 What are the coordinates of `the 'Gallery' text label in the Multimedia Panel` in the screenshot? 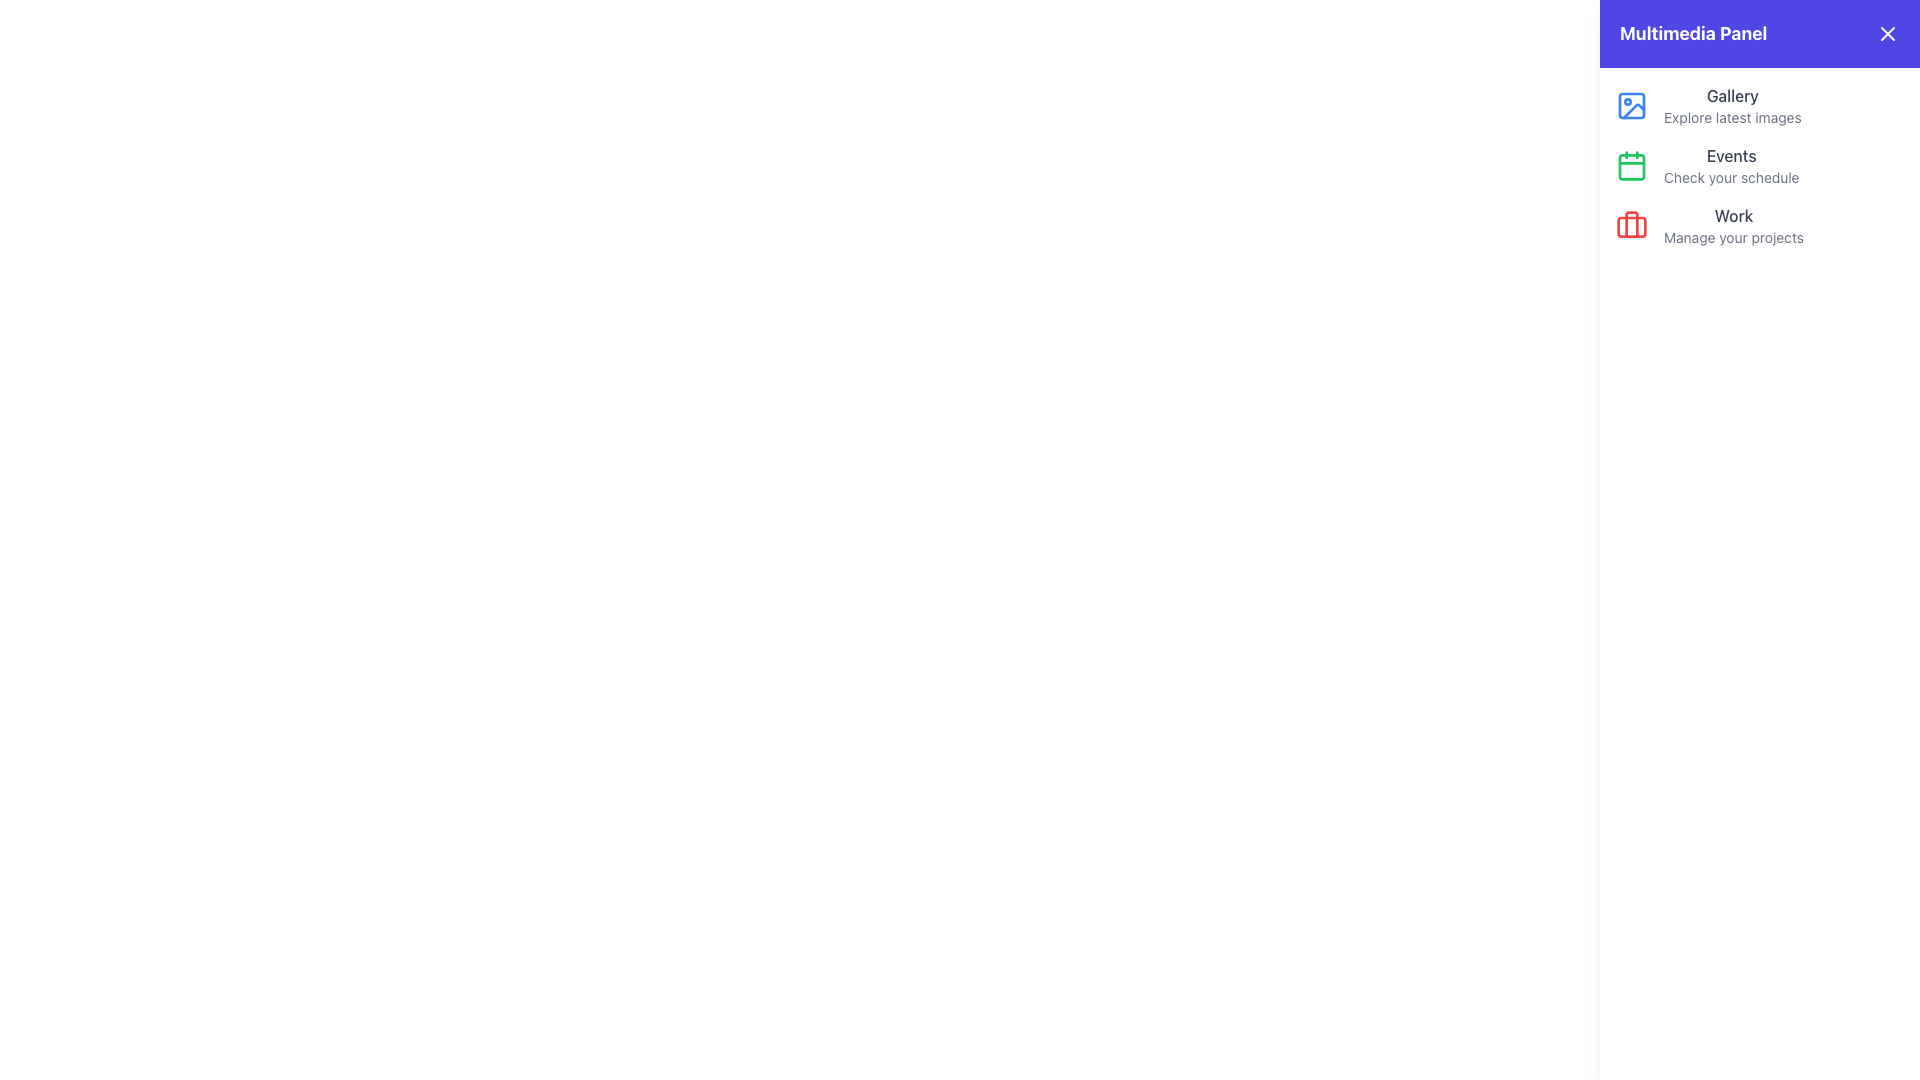 It's located at (1731, 105).